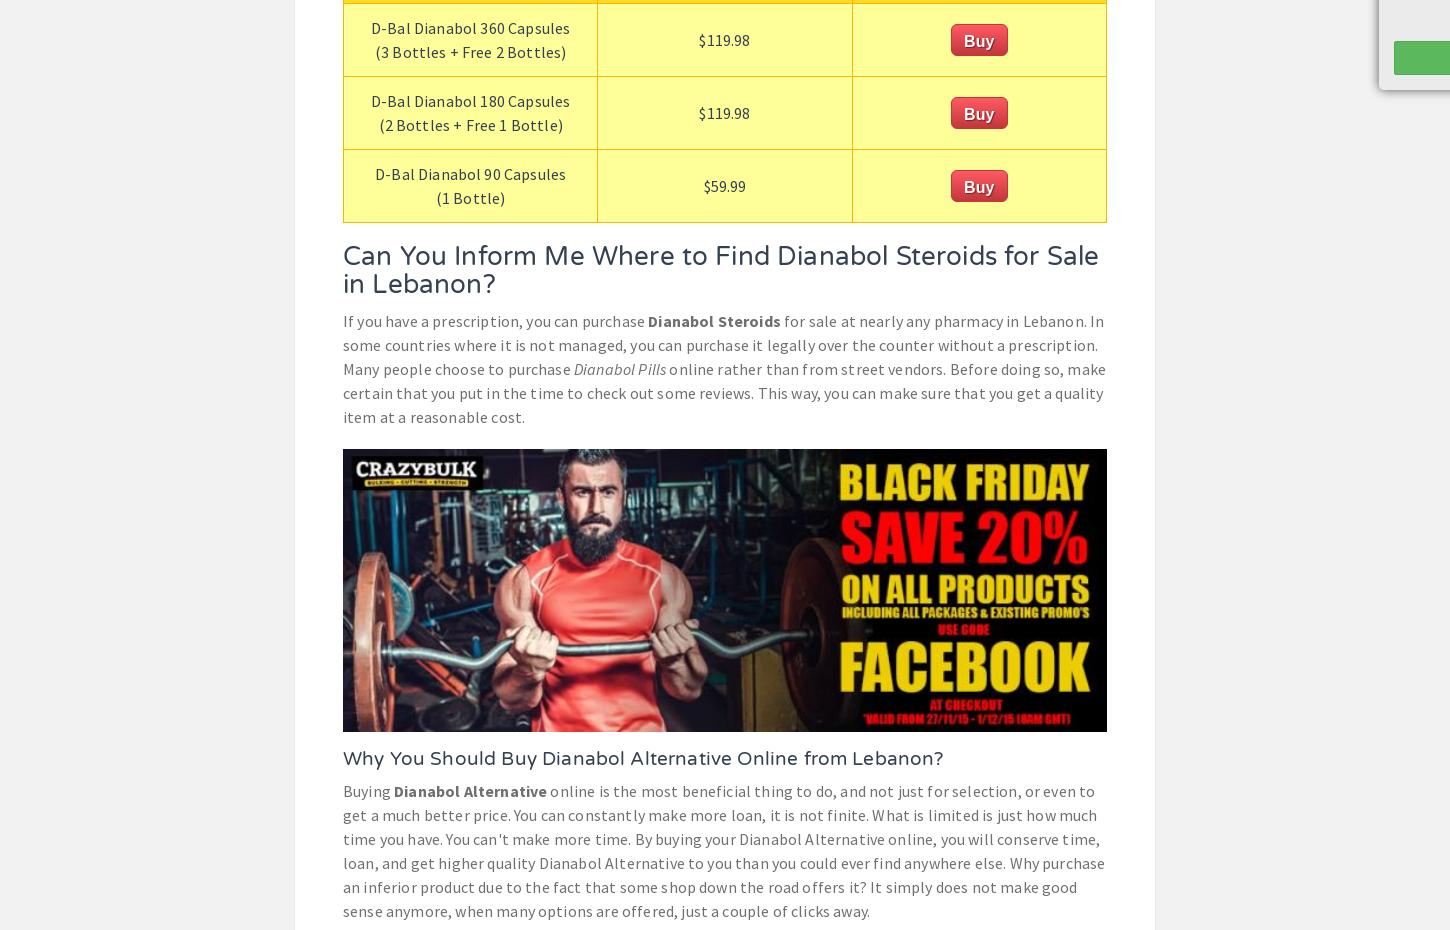 This screenshot has height=930, width=1450. What do you see at coordinates (712, 320) in the screenshot?
I see `'Dianabol Steroids'` at bounding box center [712, 320].